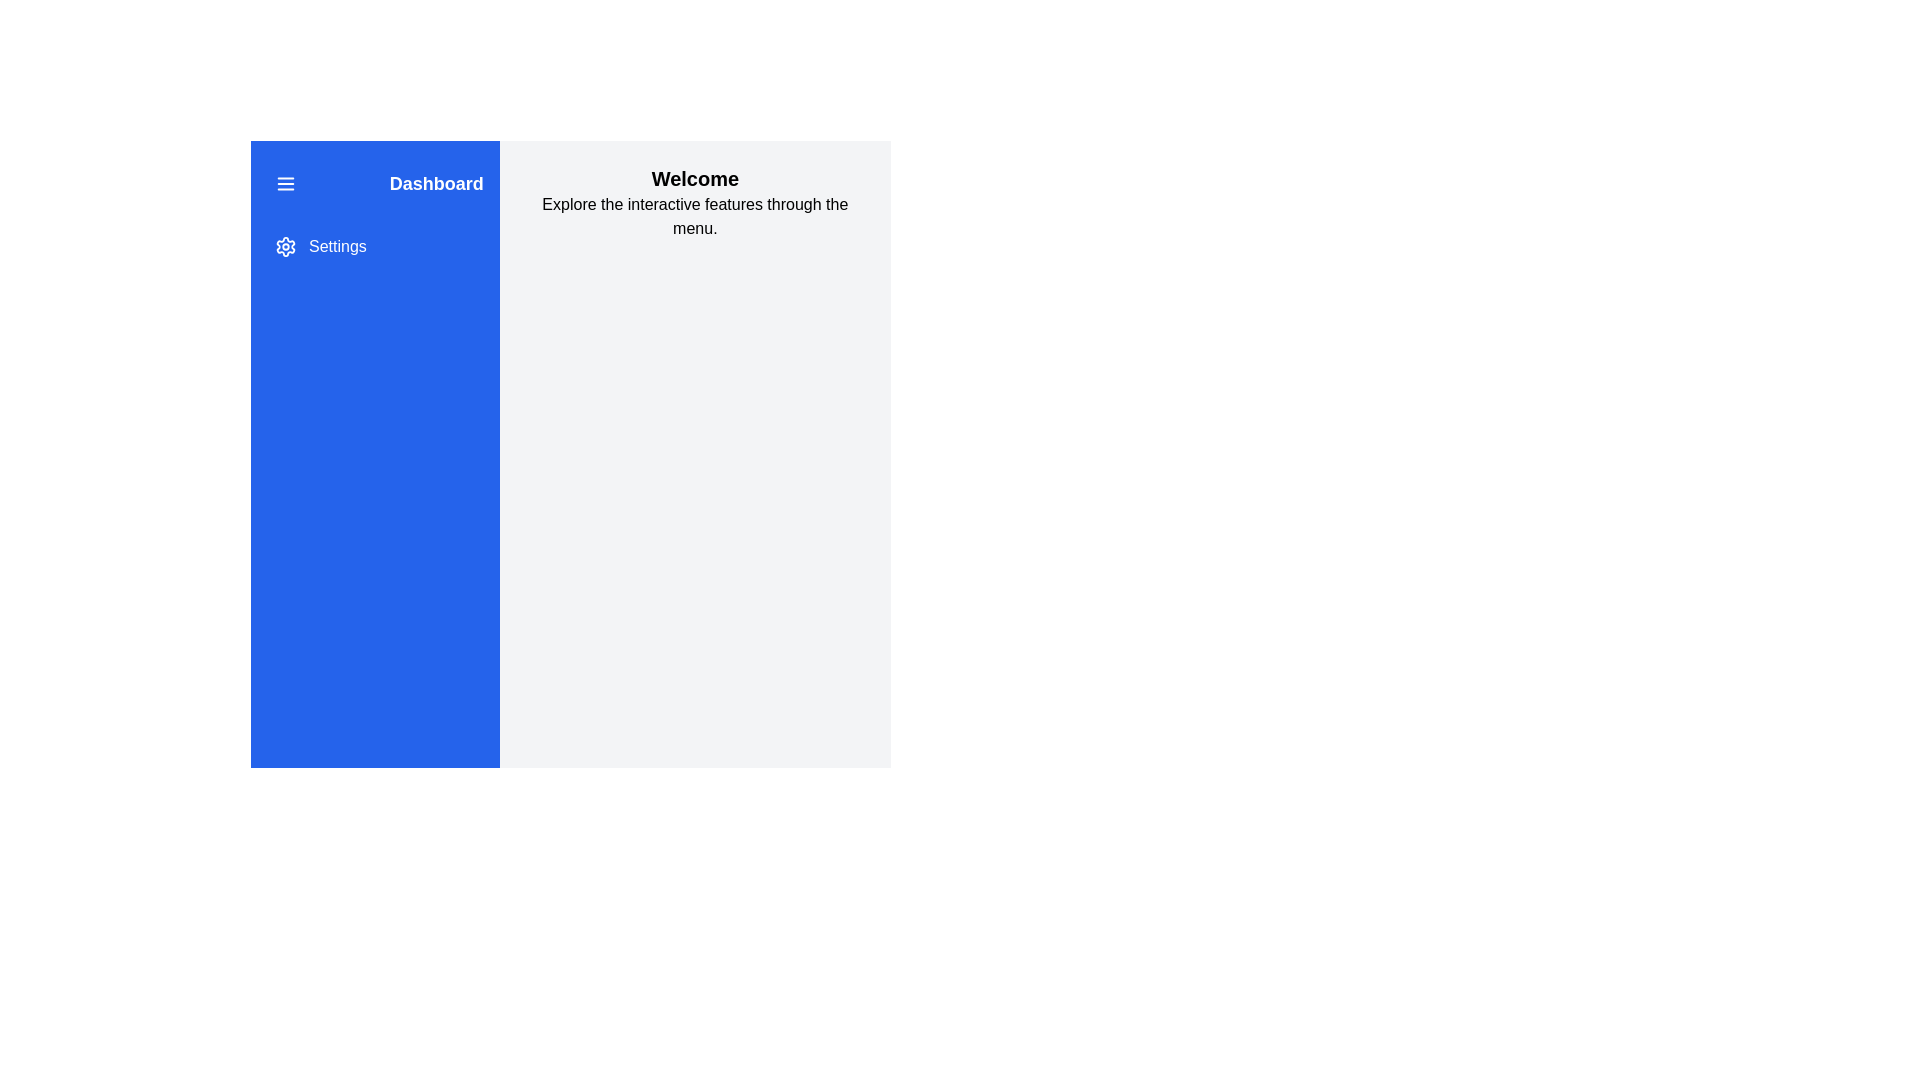  Describe the element at coordinates (285, 184) in the screenshot. I see `the menu toggle button located at the top-left corner of the control panel section` at that location.